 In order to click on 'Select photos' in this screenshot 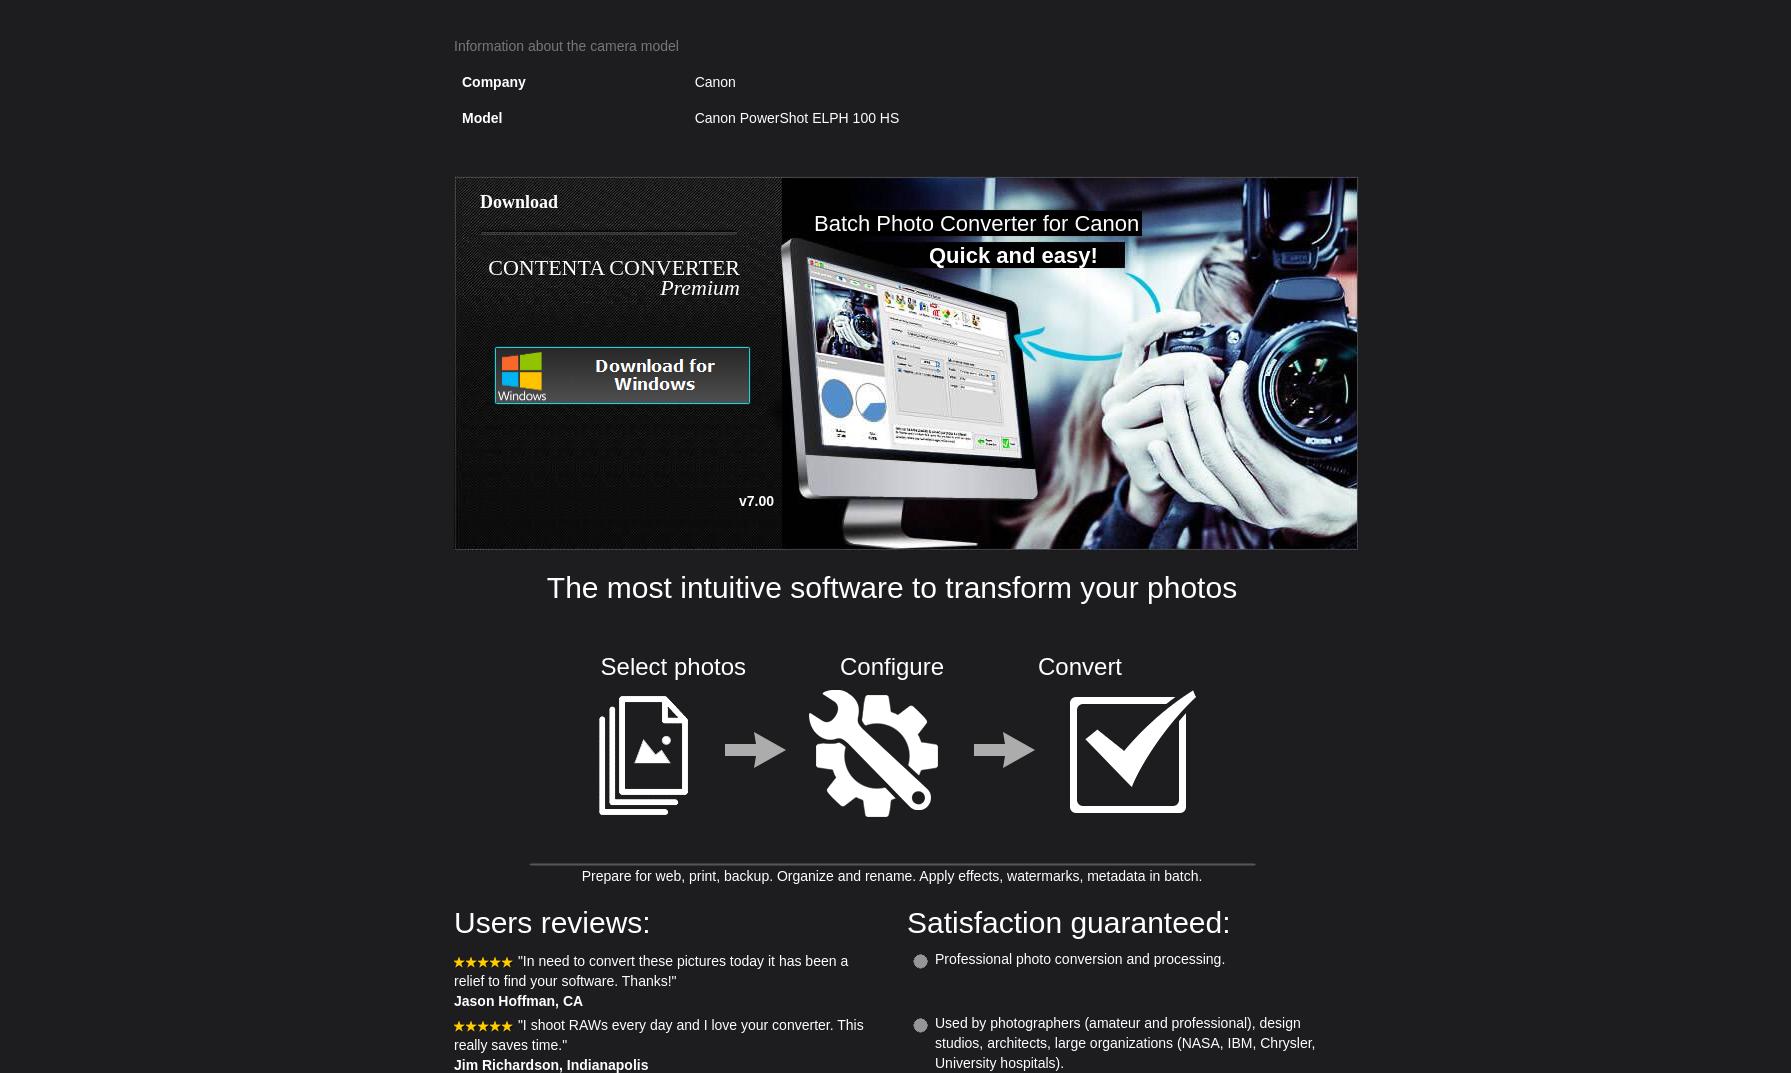, I will do `click(599, 666)`.